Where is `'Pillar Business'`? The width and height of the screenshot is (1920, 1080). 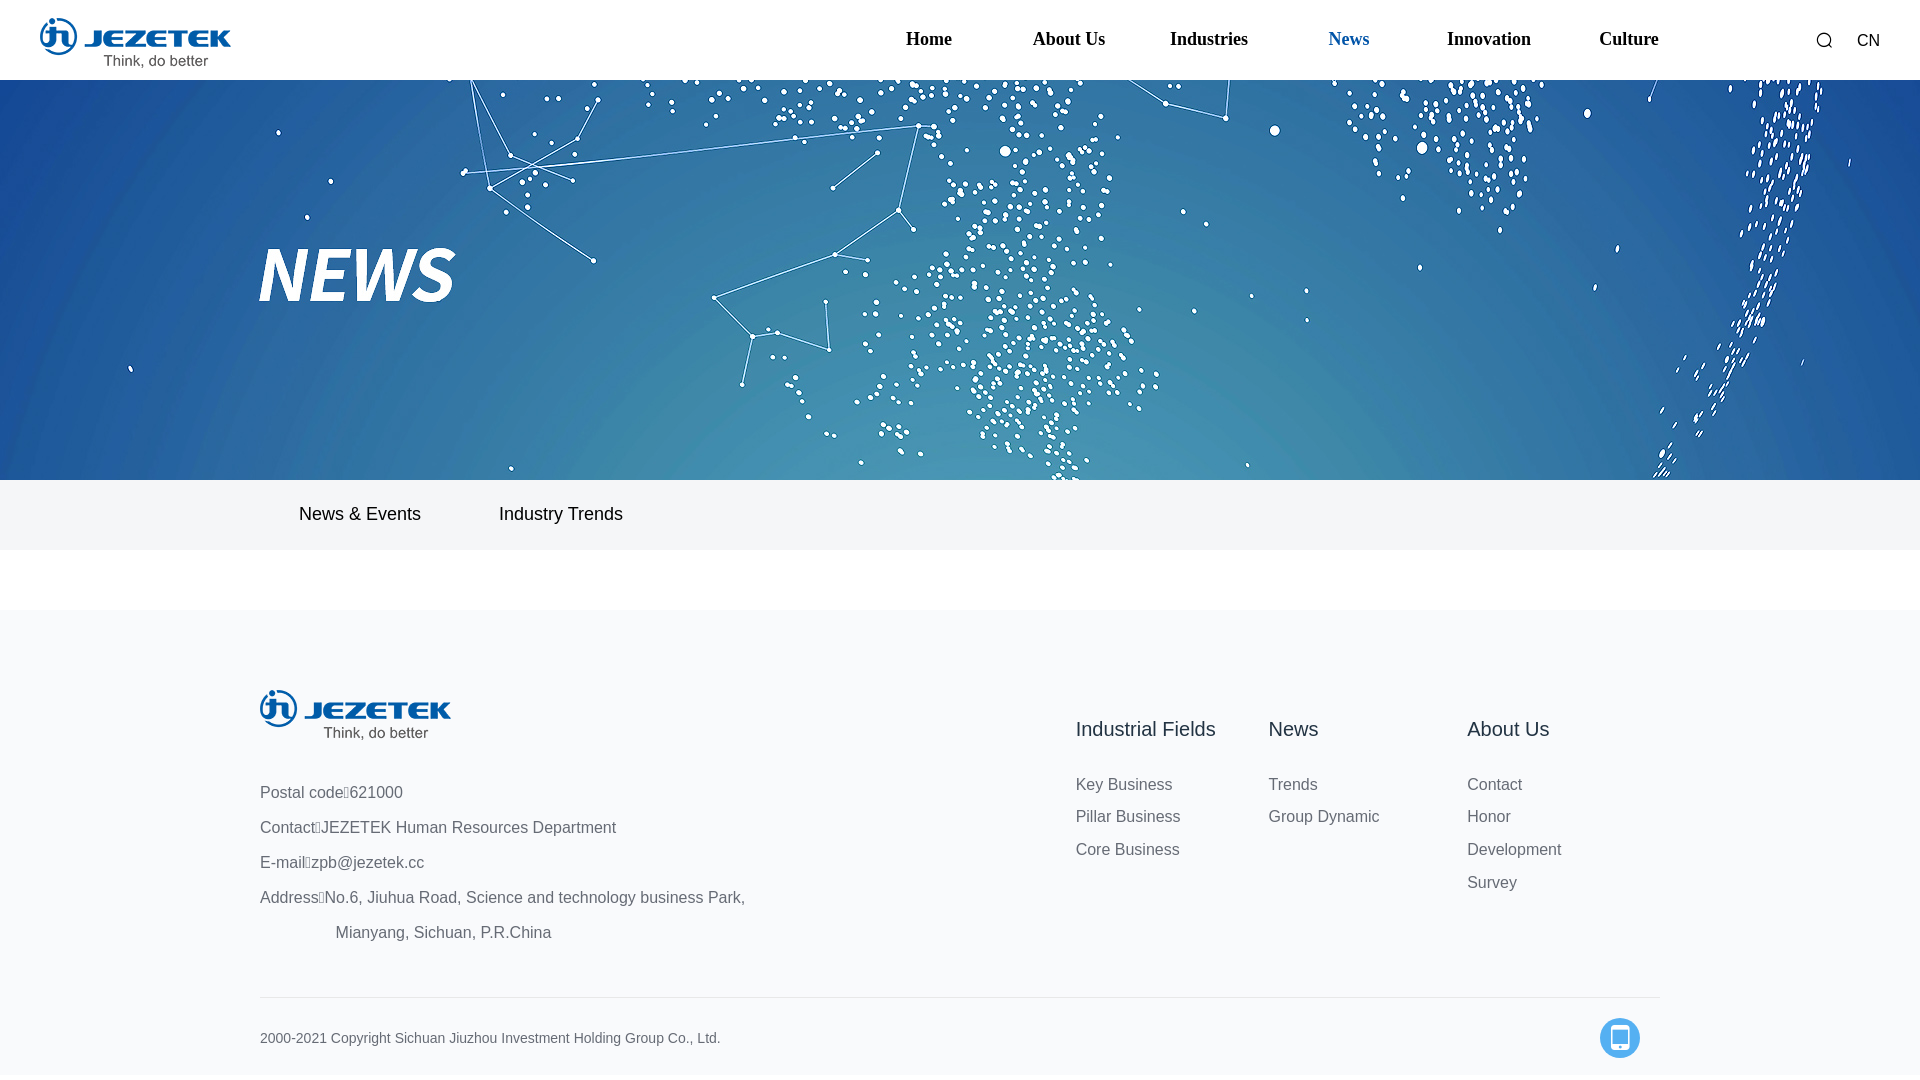
'Pillar Business' is located at coordinates (1128, 816).